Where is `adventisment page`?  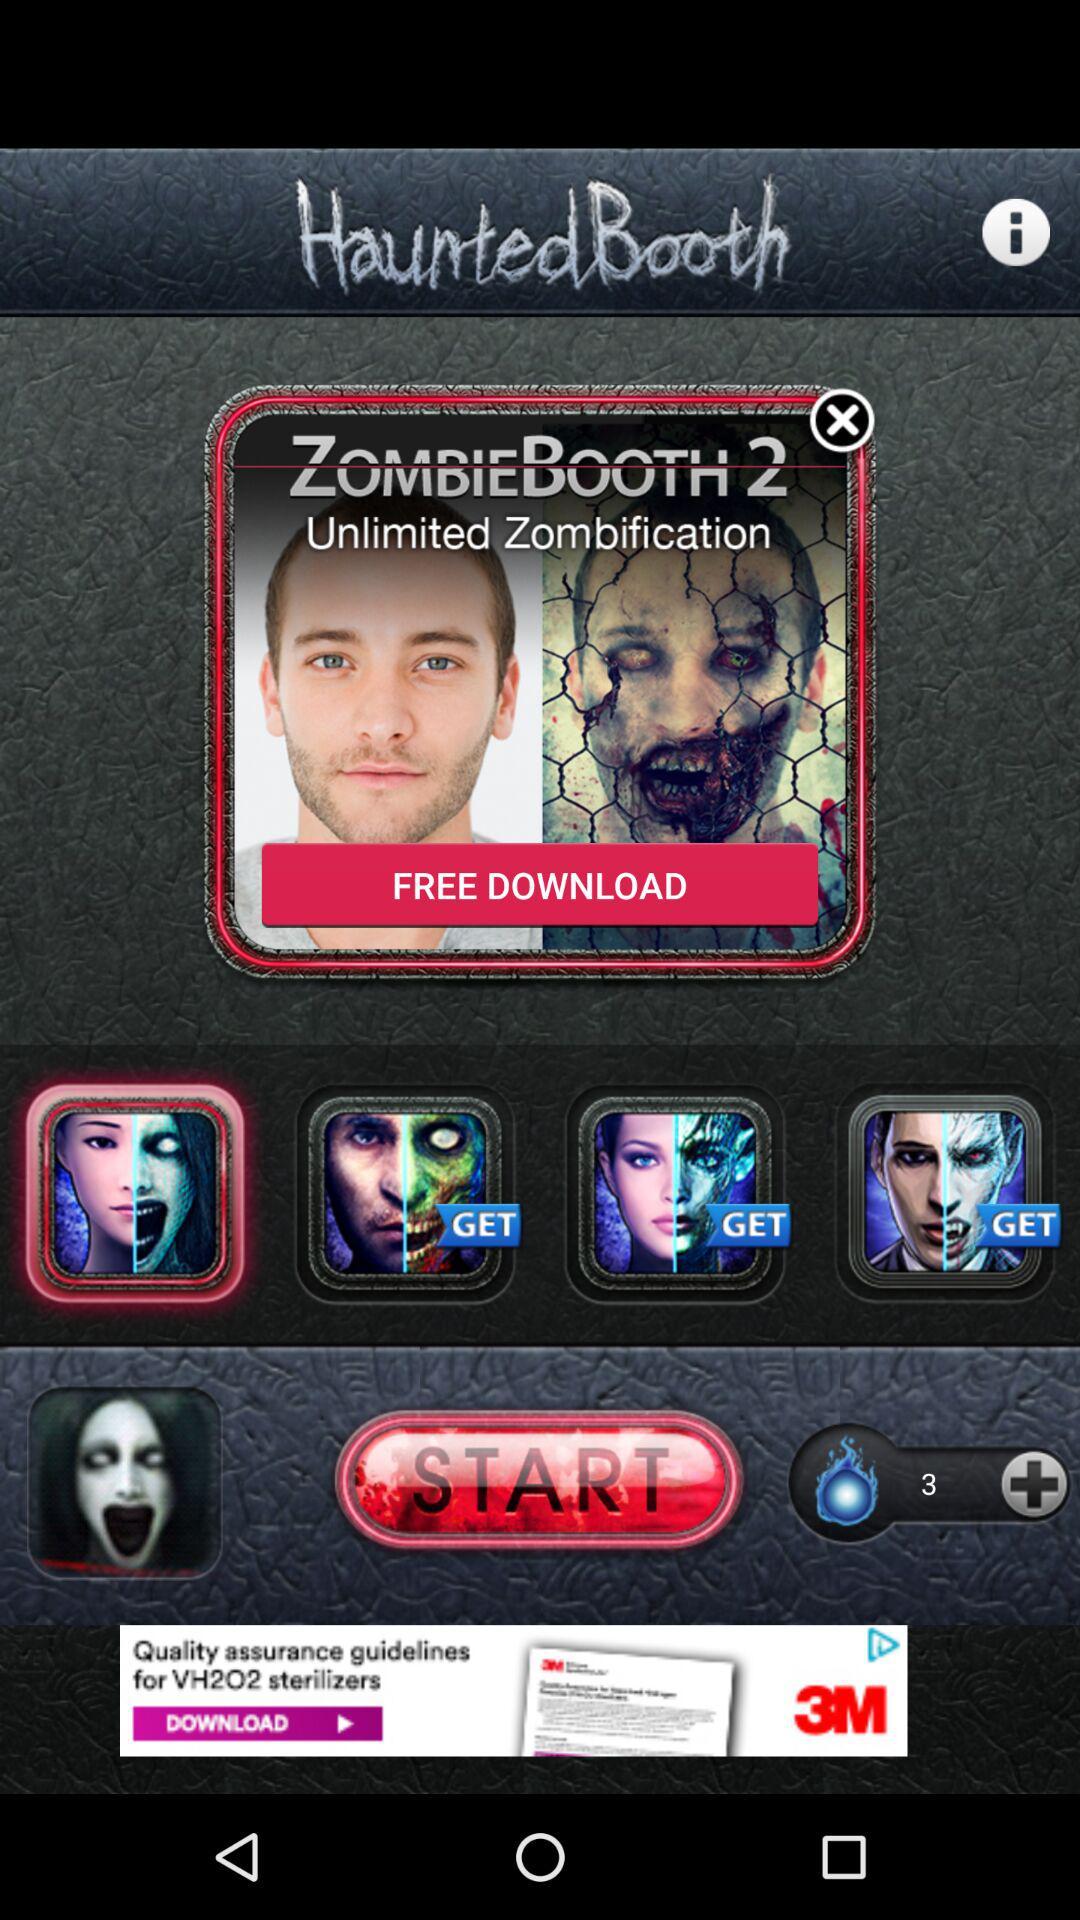 adventisment page is located at coordinates (540, 1689).